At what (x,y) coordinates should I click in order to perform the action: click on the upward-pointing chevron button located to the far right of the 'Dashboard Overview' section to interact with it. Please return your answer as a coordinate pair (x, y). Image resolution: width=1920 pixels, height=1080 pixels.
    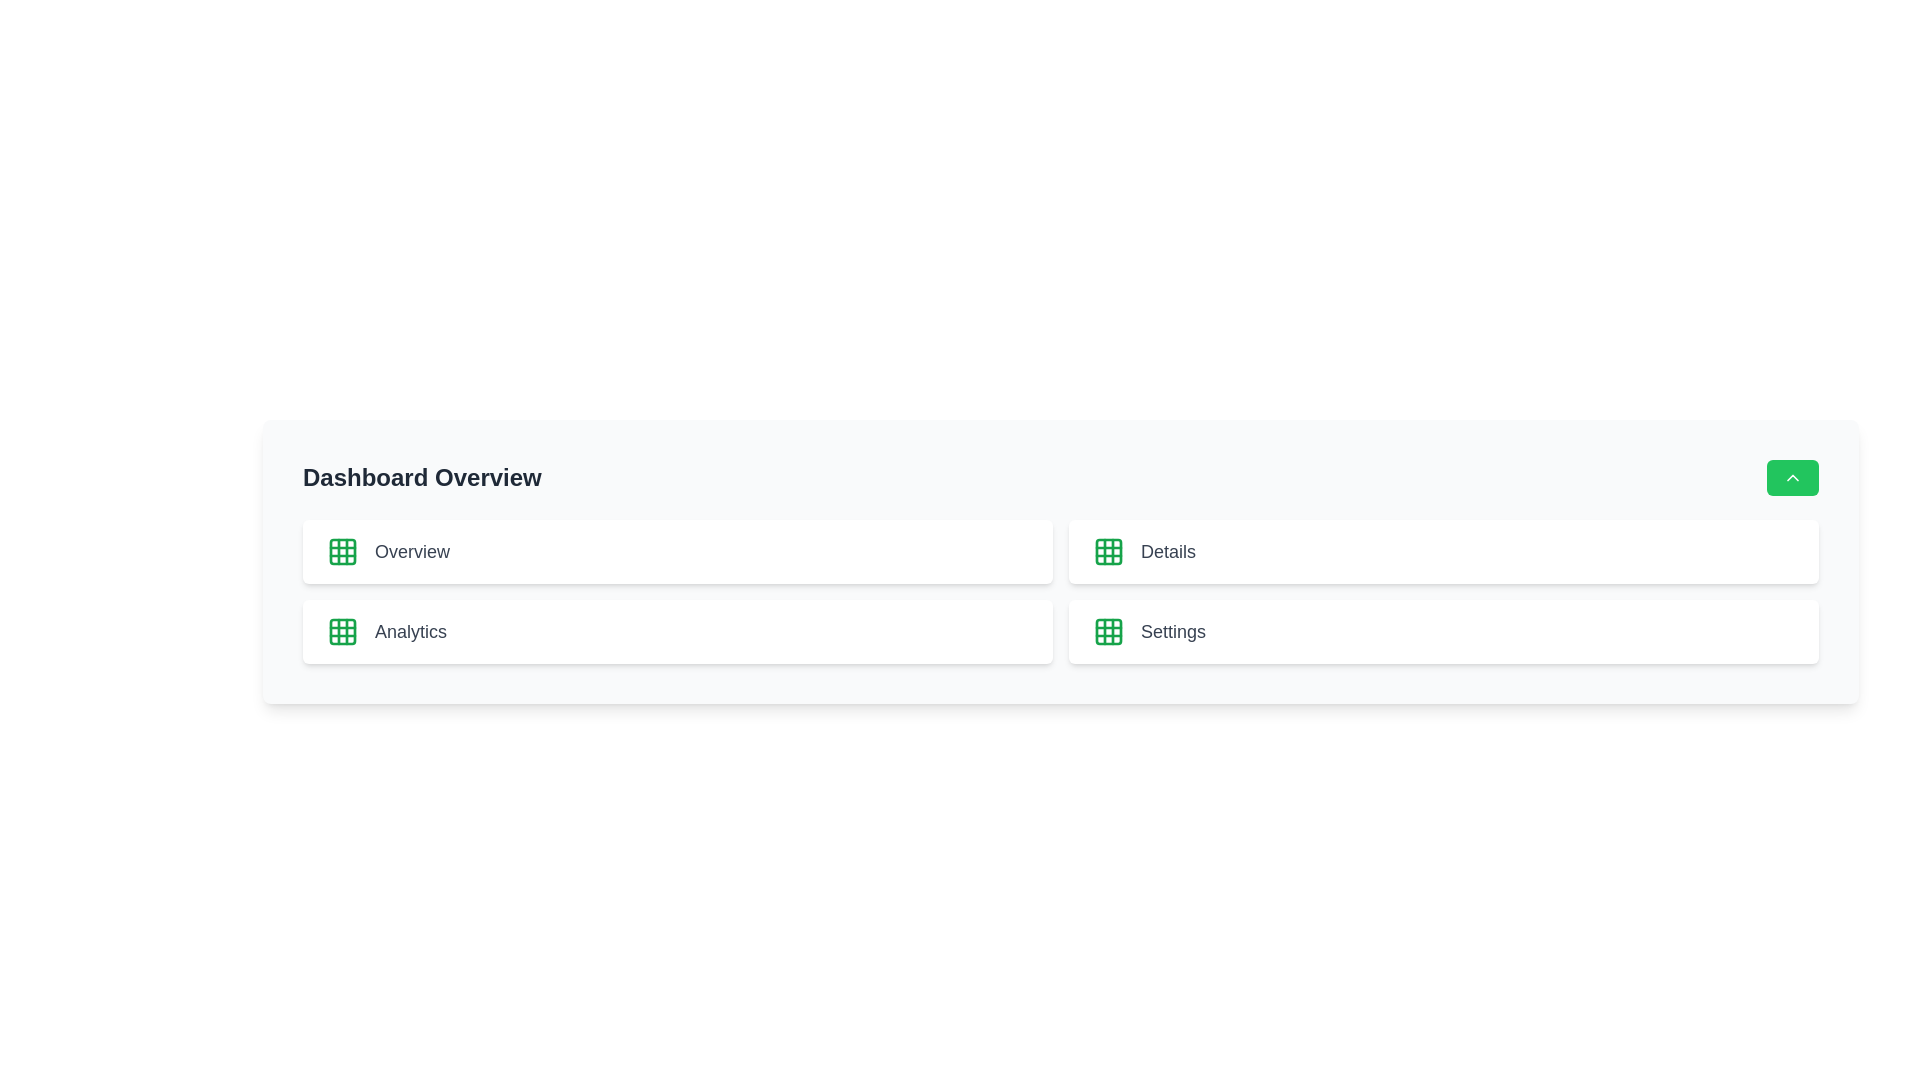
    Looking at the image, I should click on (1793, 478).